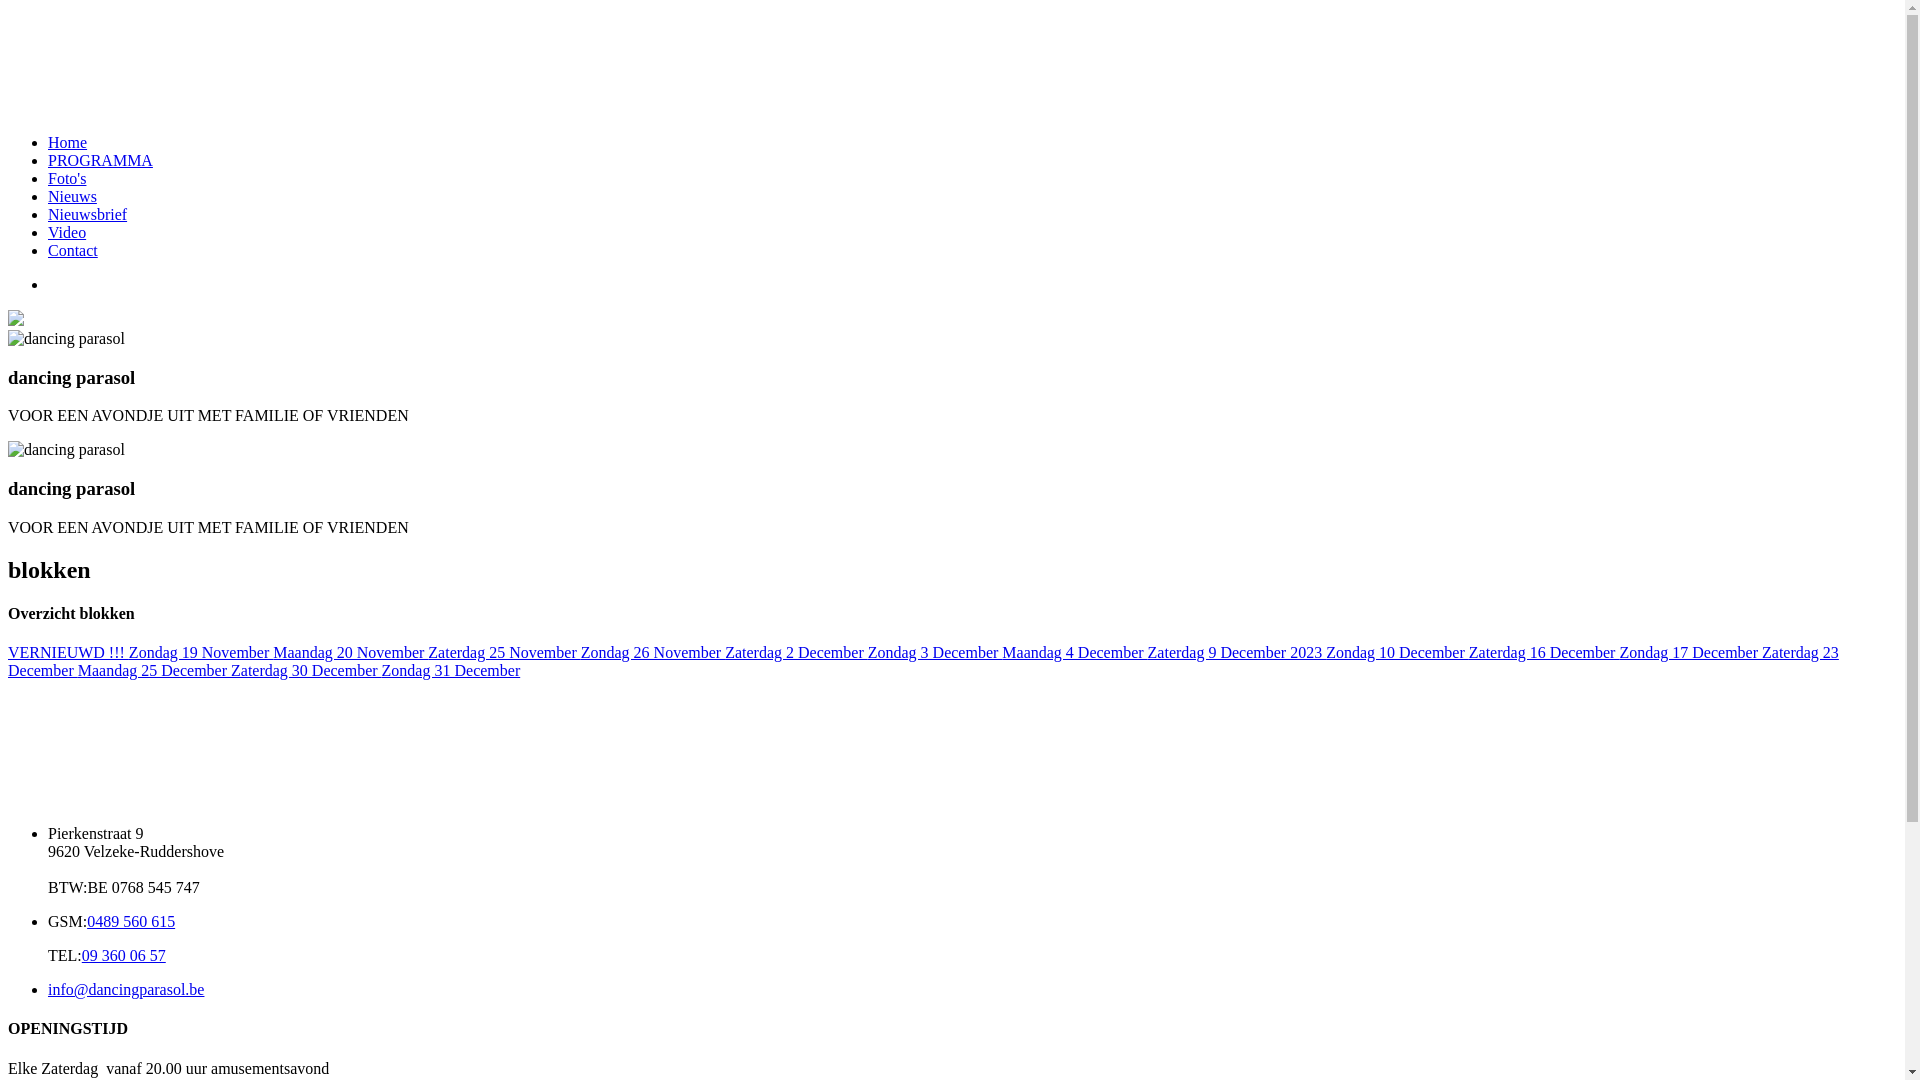 The image size is (1920, 1080). Describe the element at coordinates (795, 652) in the screenshot. I see `'Zaterdag 2 December'` at that location.